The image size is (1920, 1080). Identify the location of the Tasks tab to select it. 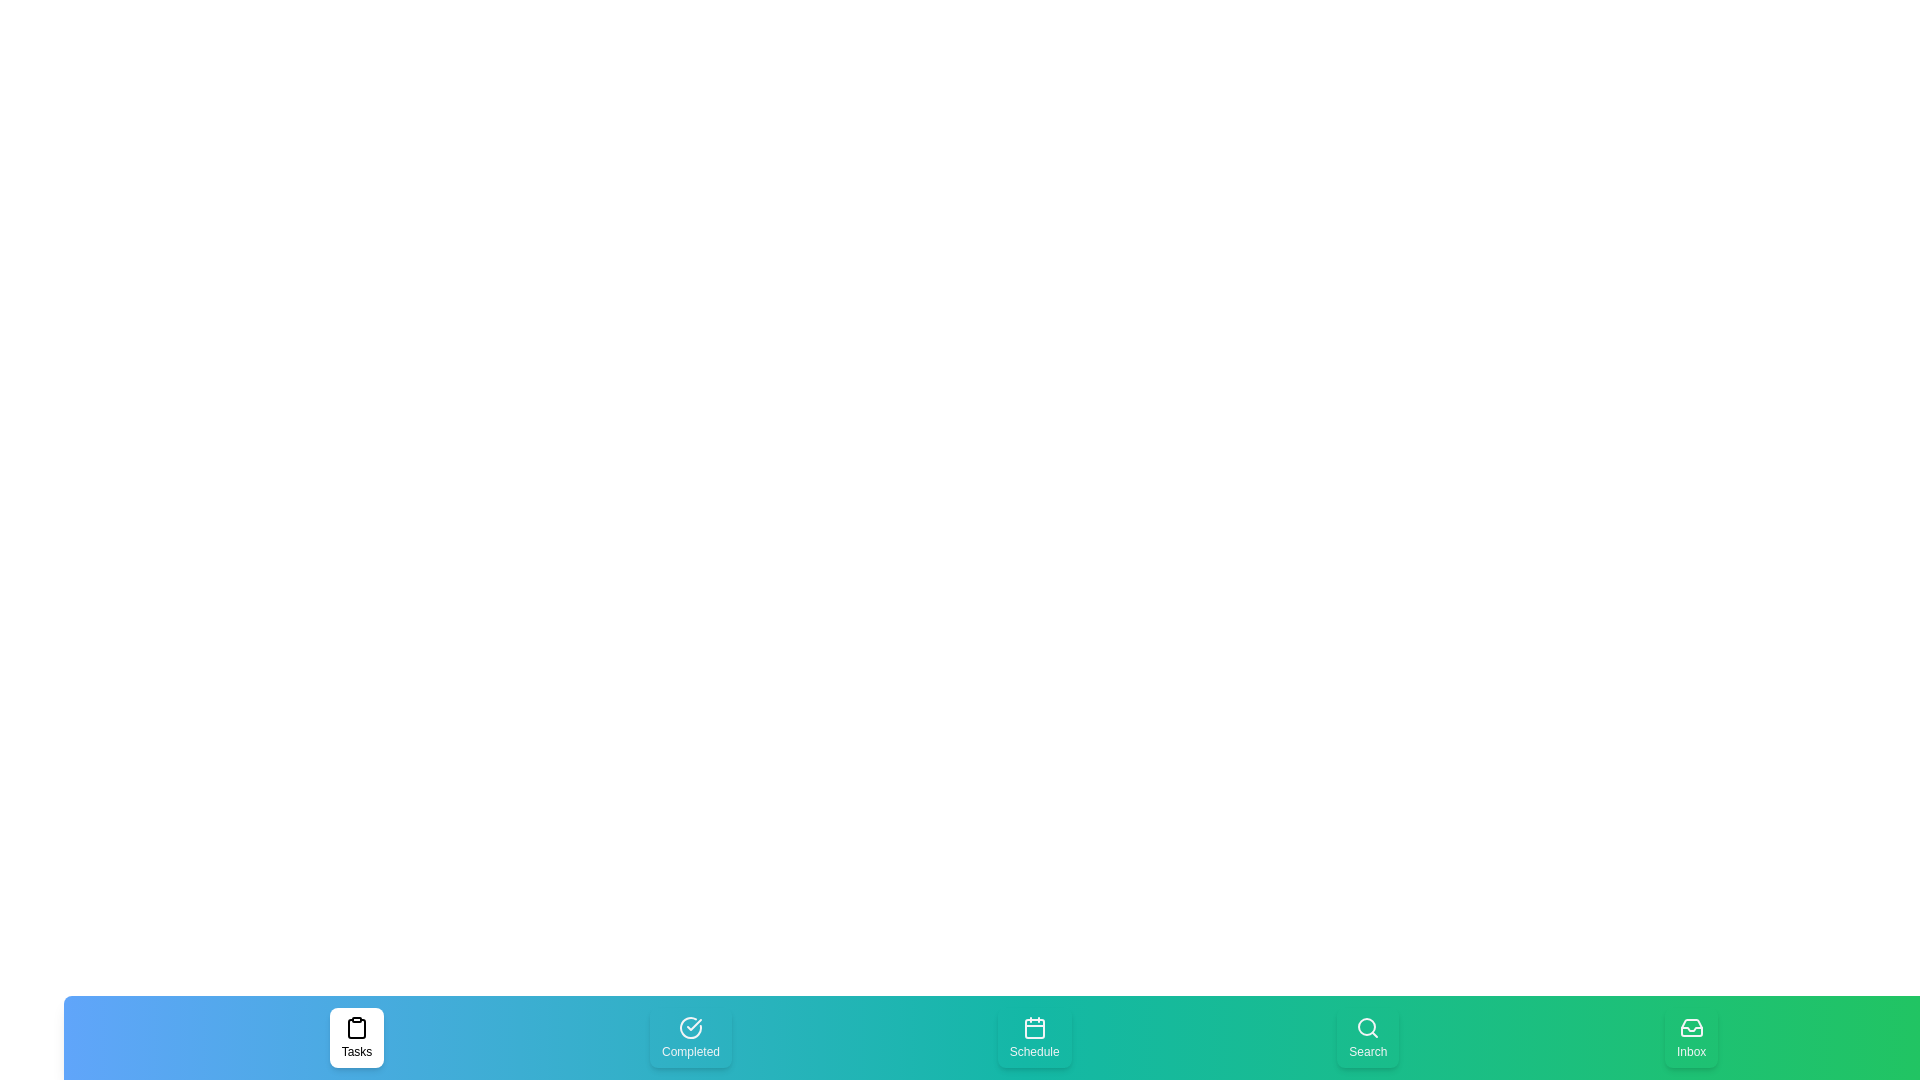
(356, 1036).